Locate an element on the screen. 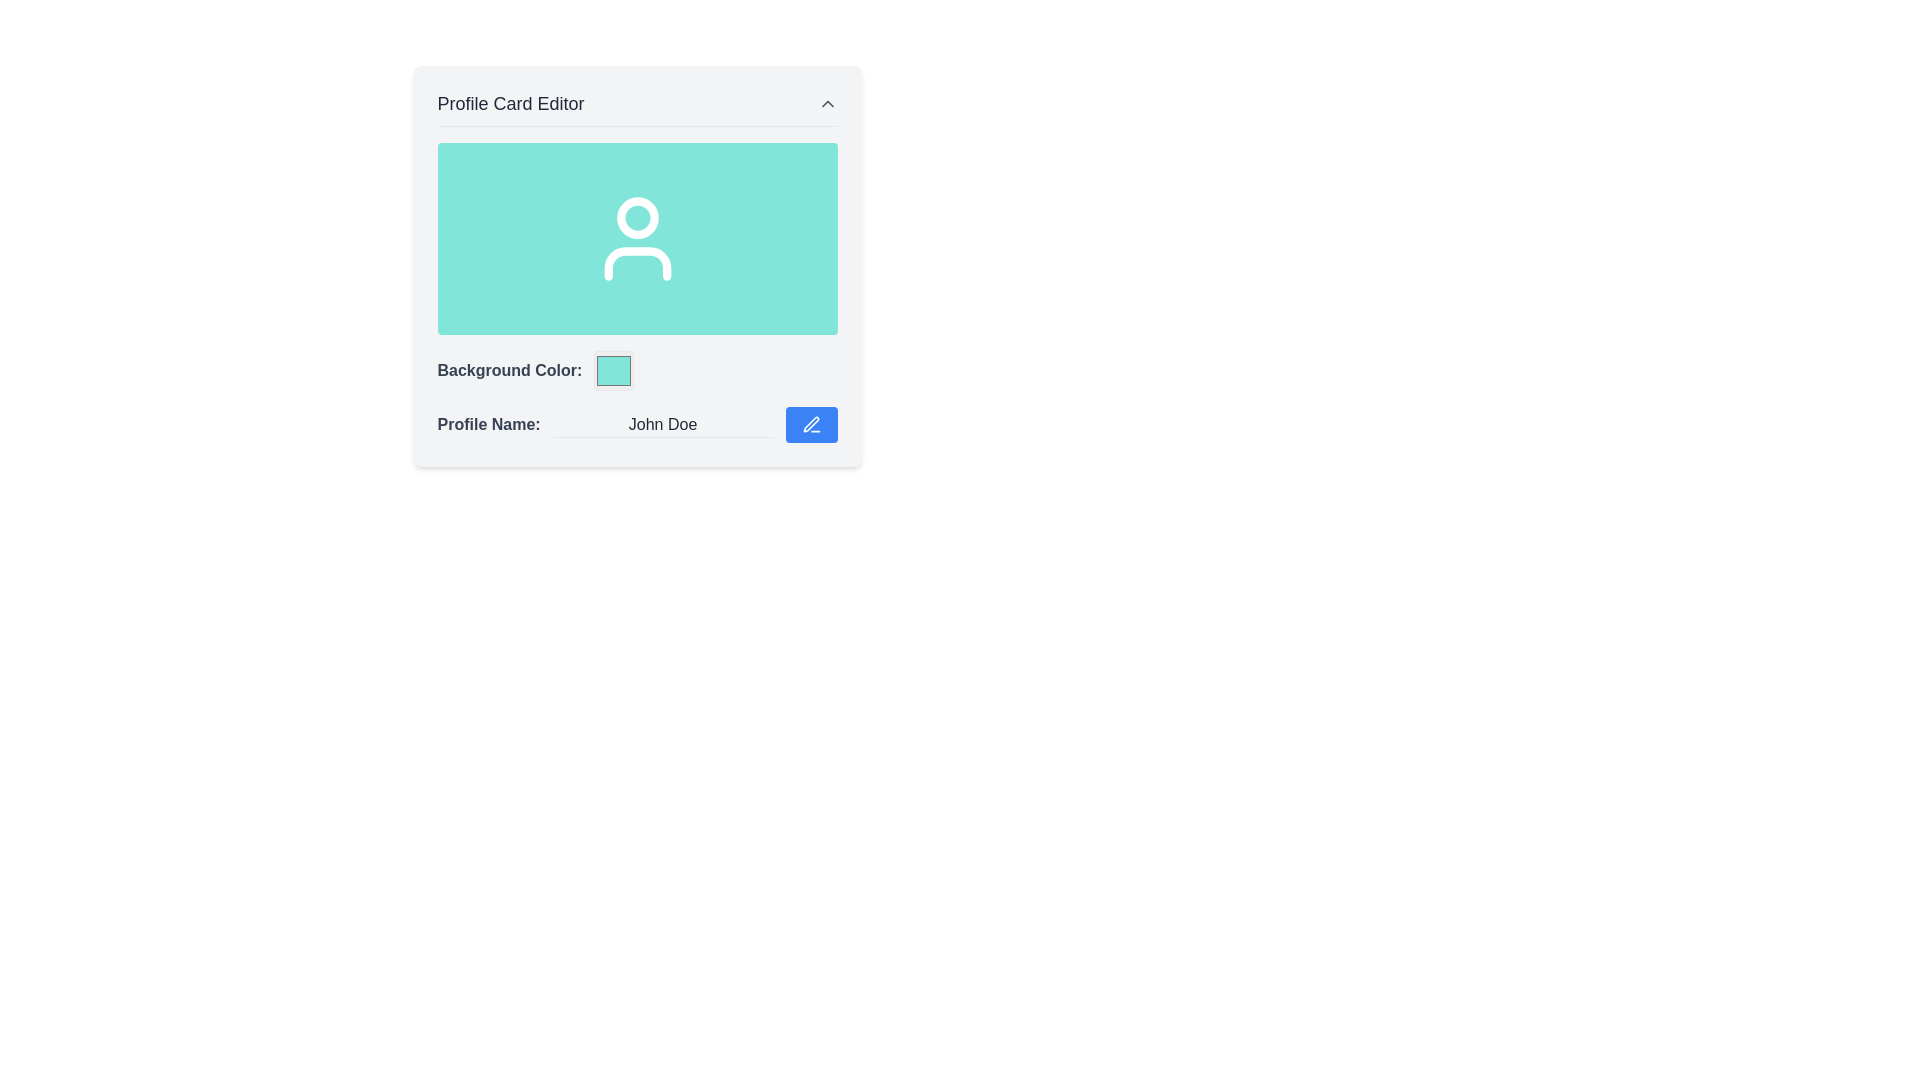 The image size is (1920, 1080). the 'Profile Card Editor' text label, which is prominently displayed in a large, bold dark gray font at the top-left of the section is located at coordinates (511, 104).